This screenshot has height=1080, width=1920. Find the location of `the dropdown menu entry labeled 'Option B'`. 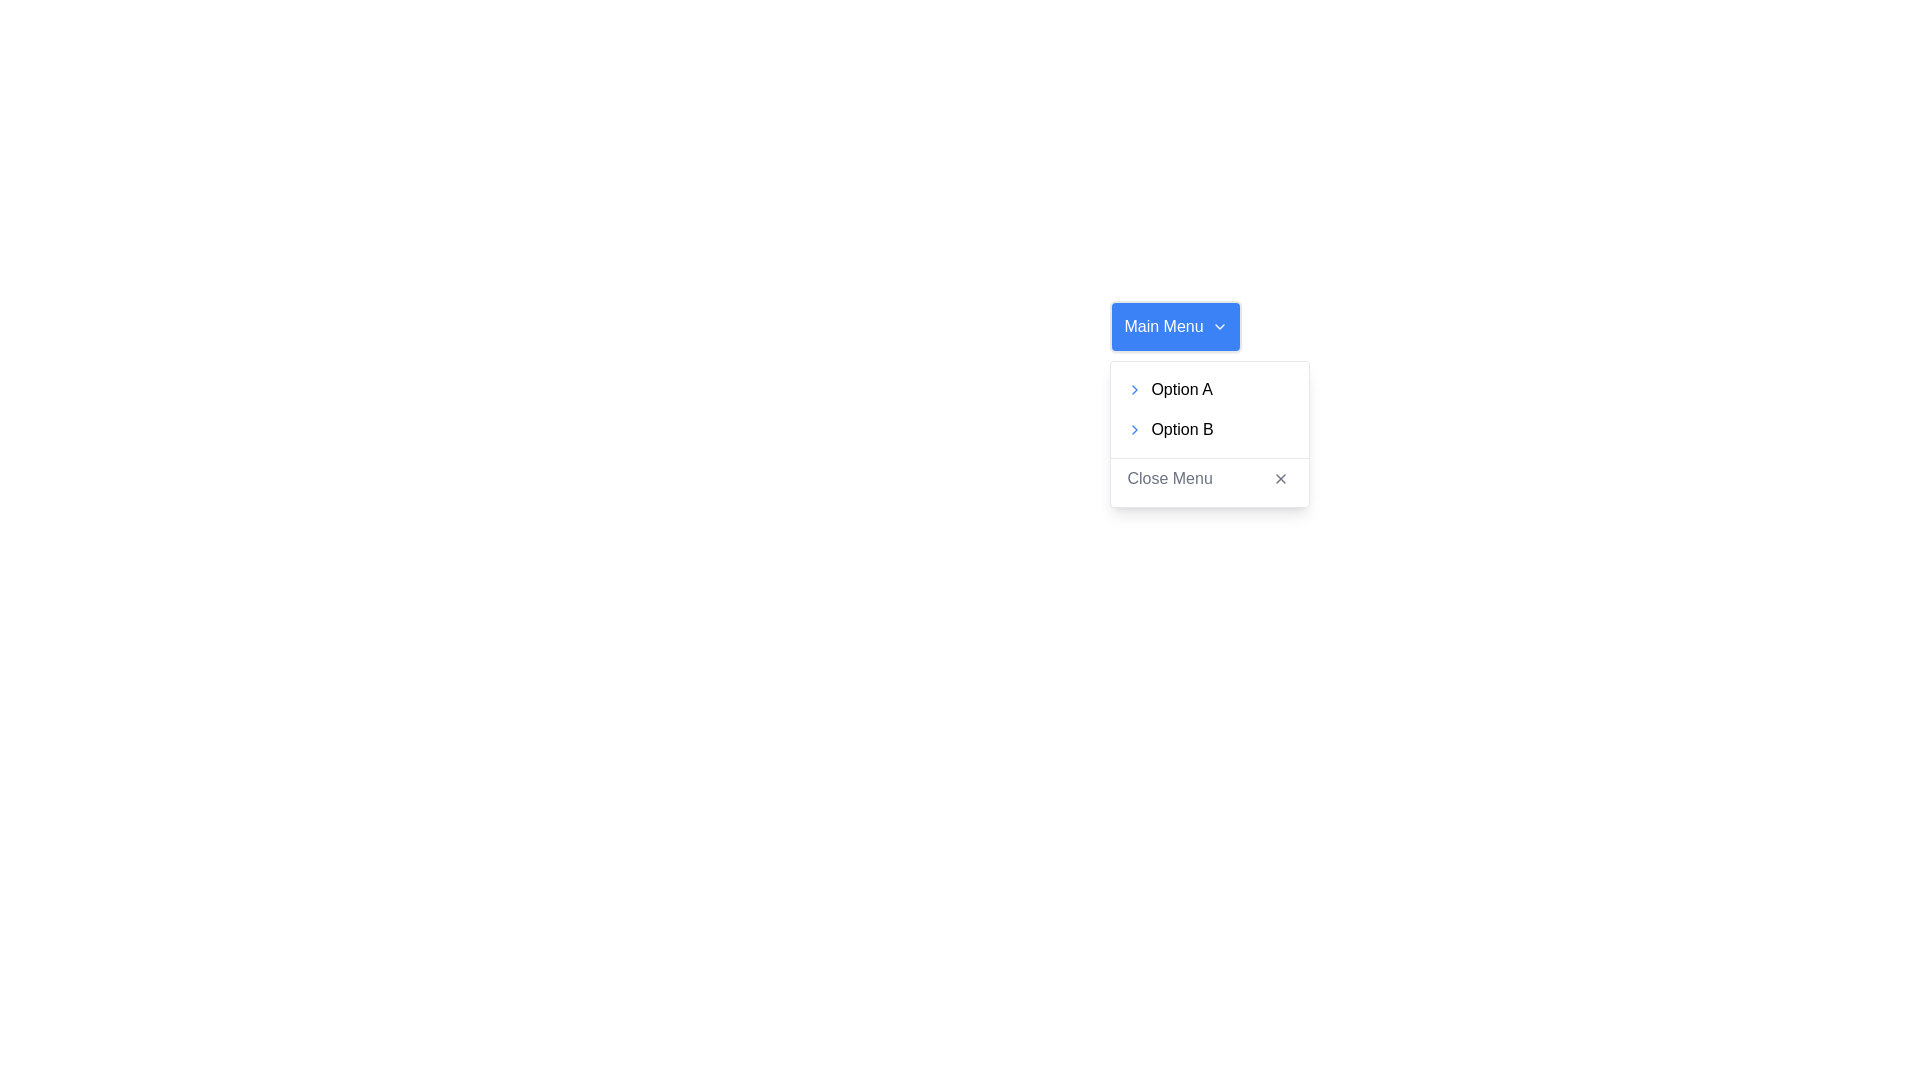

the dropdown menu entry labeled 'Option B' is located at coordinates (1208, 428).